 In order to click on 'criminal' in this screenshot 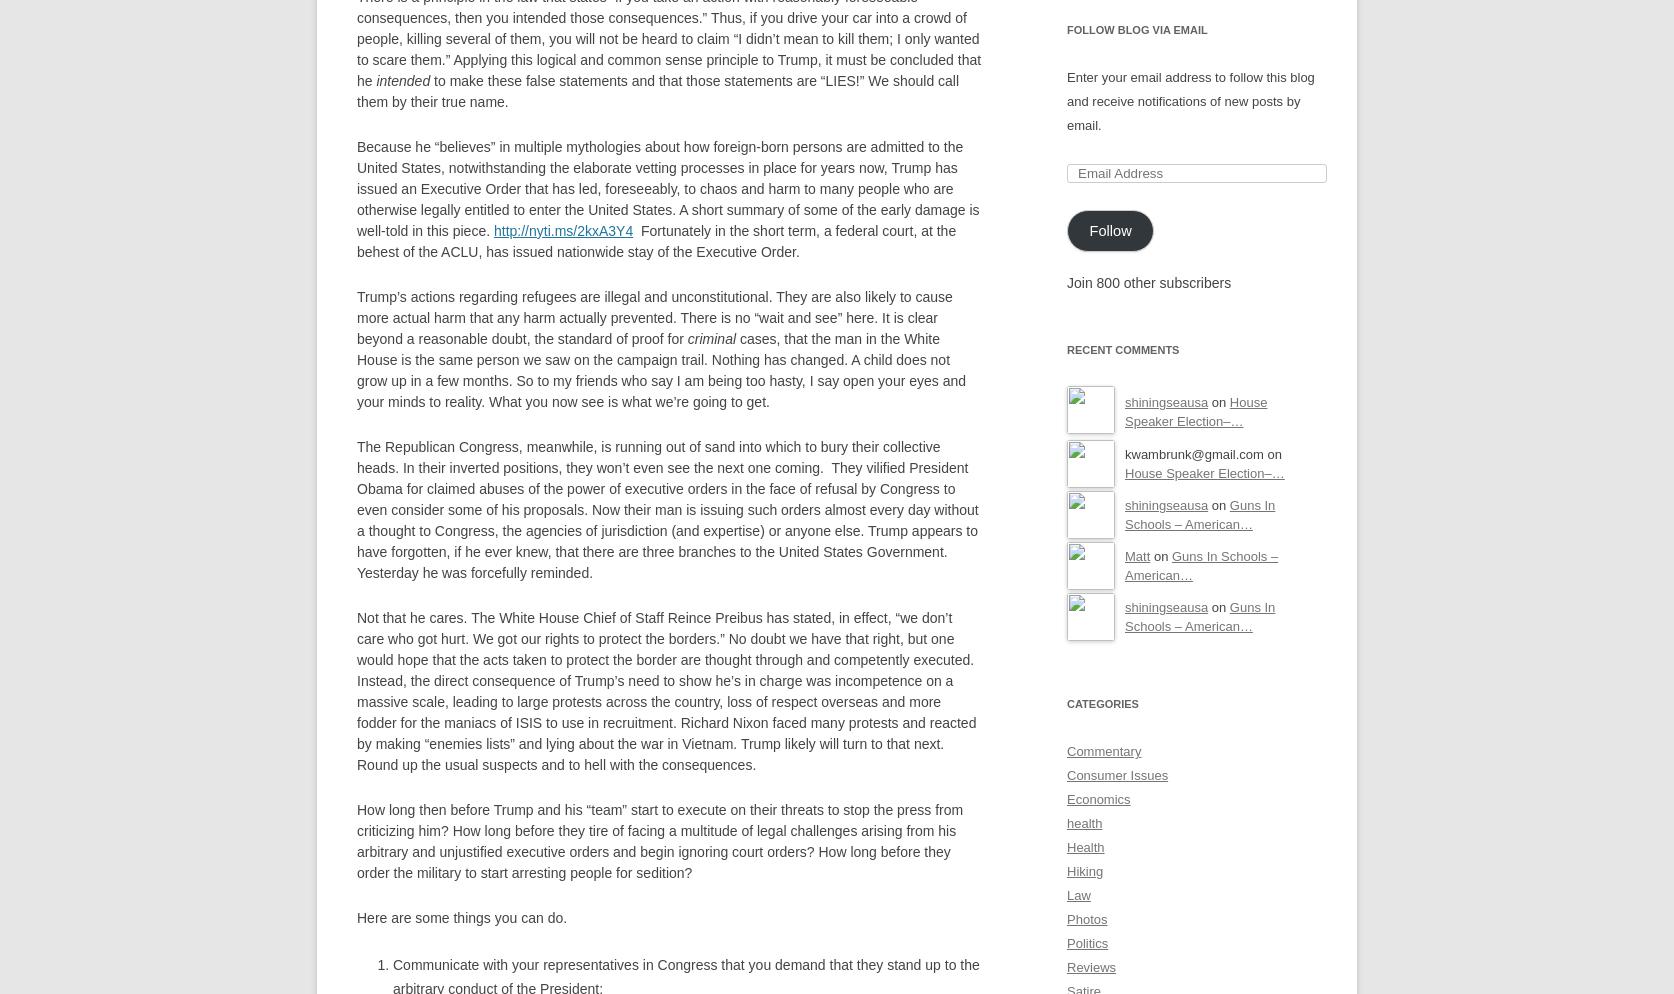, I will do `click(710, 336)`.